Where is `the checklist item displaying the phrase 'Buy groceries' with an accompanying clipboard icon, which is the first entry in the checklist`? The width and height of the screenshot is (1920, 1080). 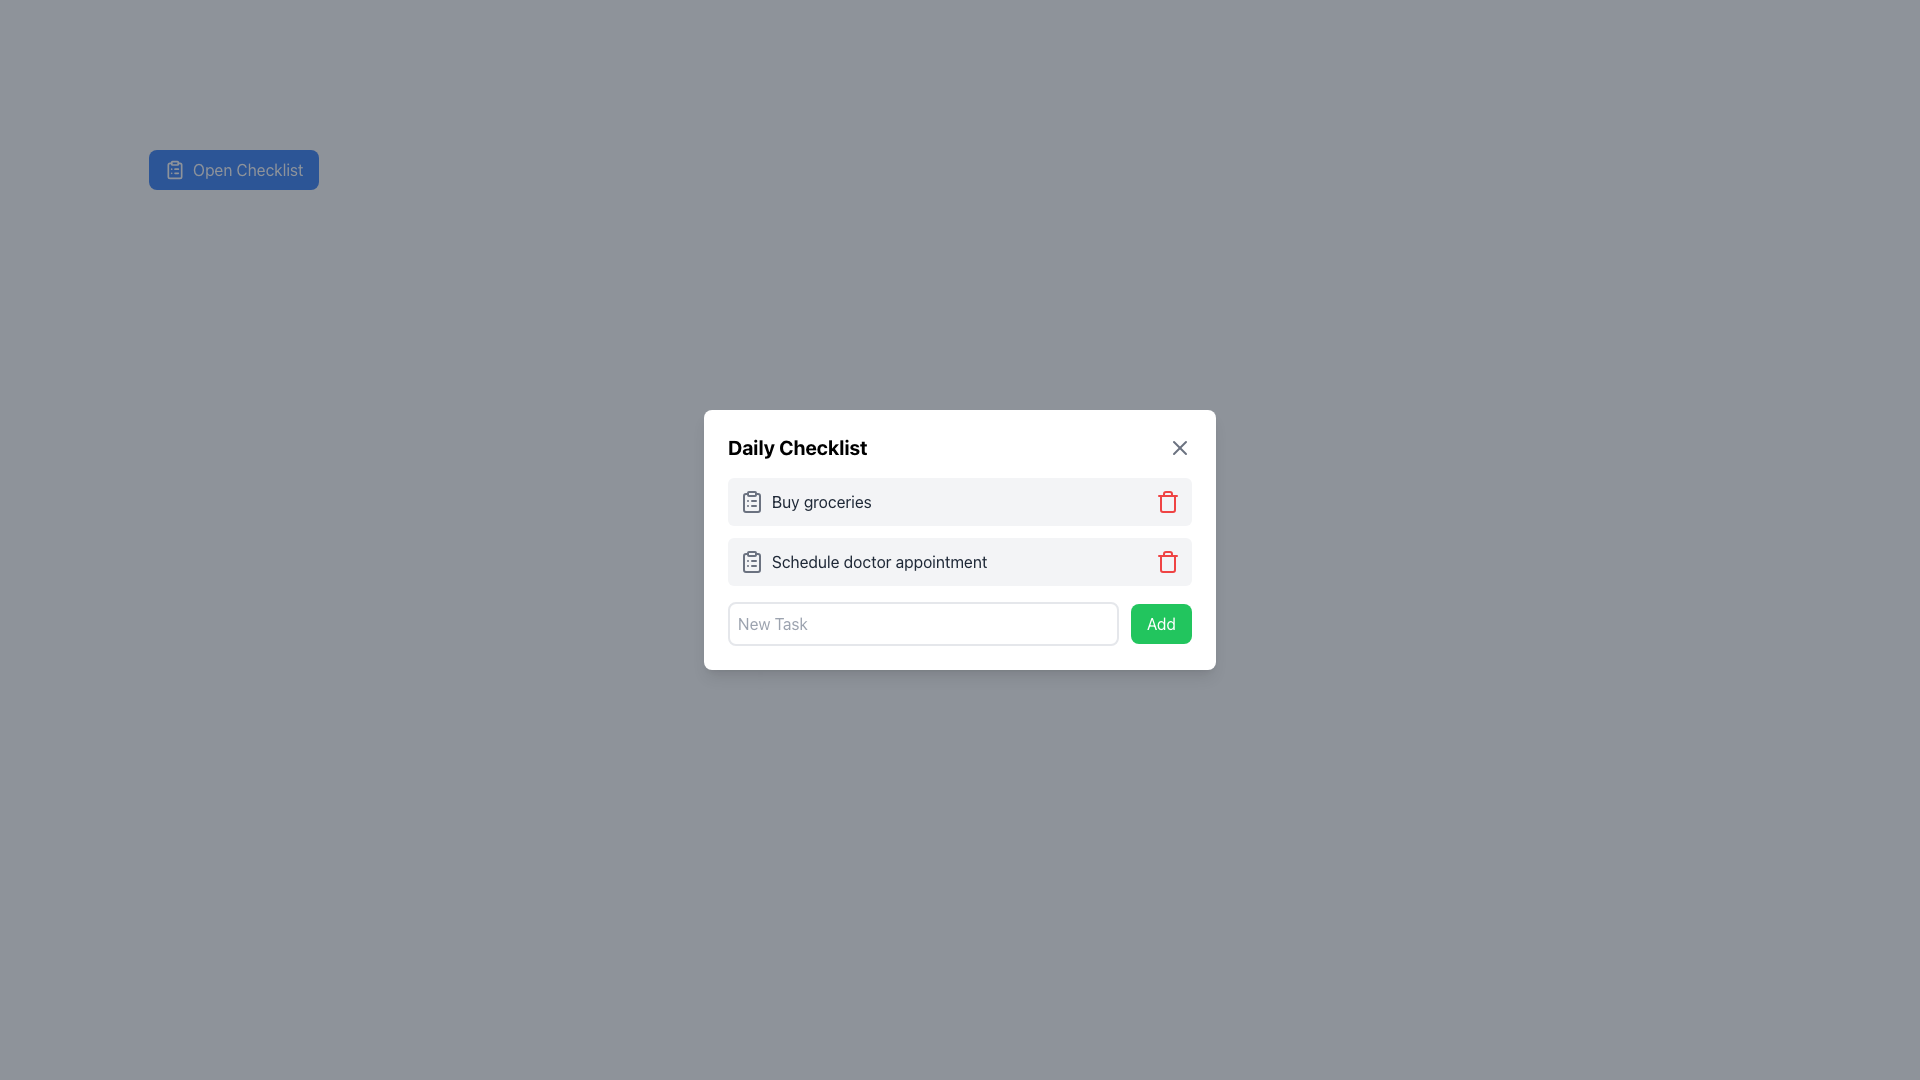
the checklist item displaying the phrase 'Buy groceries' with an accompanying clipboard icon, which is the first entry in the checklist is located at coordinates (805, 500).